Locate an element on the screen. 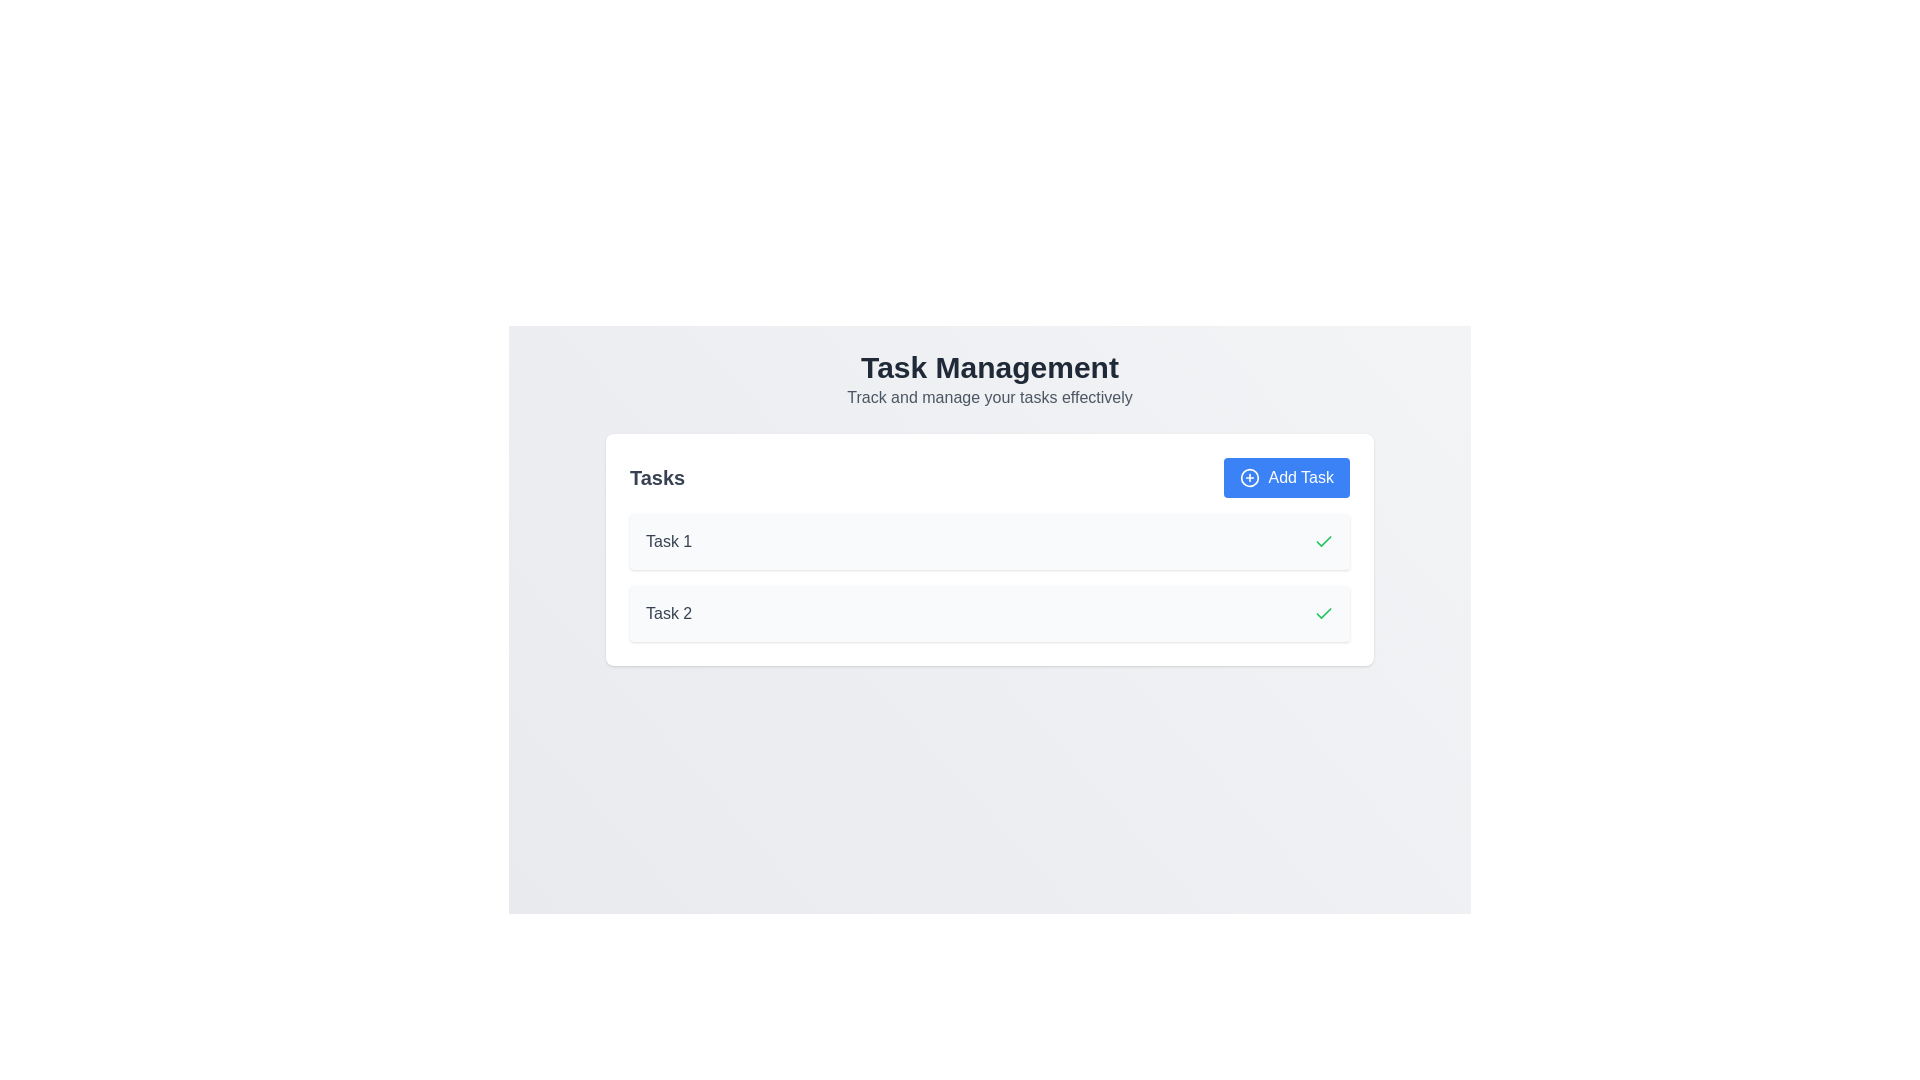 The image size is (1920, 1080). the task entry labeled 'Task 2', which is the second item in a vertically stacked list of tasks is located at coordinates (989, 612).